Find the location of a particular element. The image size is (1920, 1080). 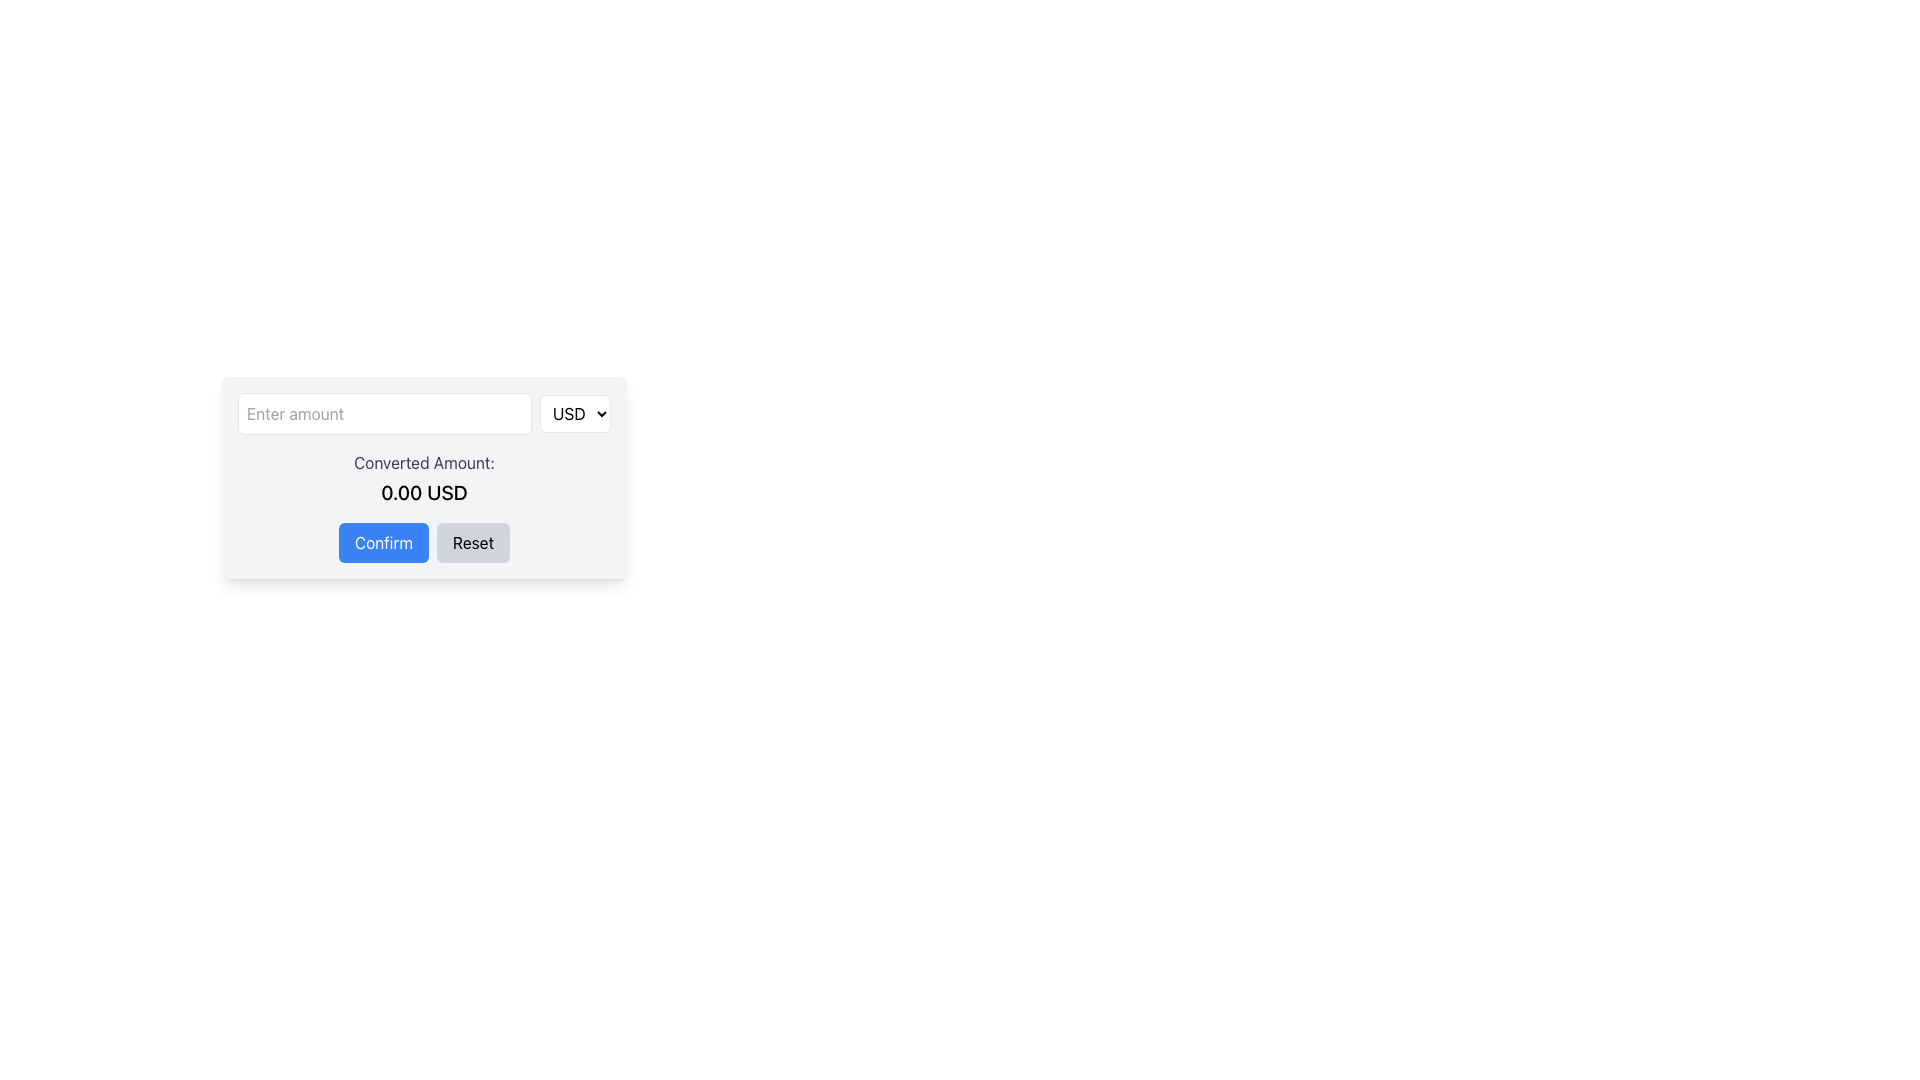

the text label reading 'Converted Amount:' which is styled in medium gray and positioned above the '0.00 USD' text is located at coordinates (423, 462).